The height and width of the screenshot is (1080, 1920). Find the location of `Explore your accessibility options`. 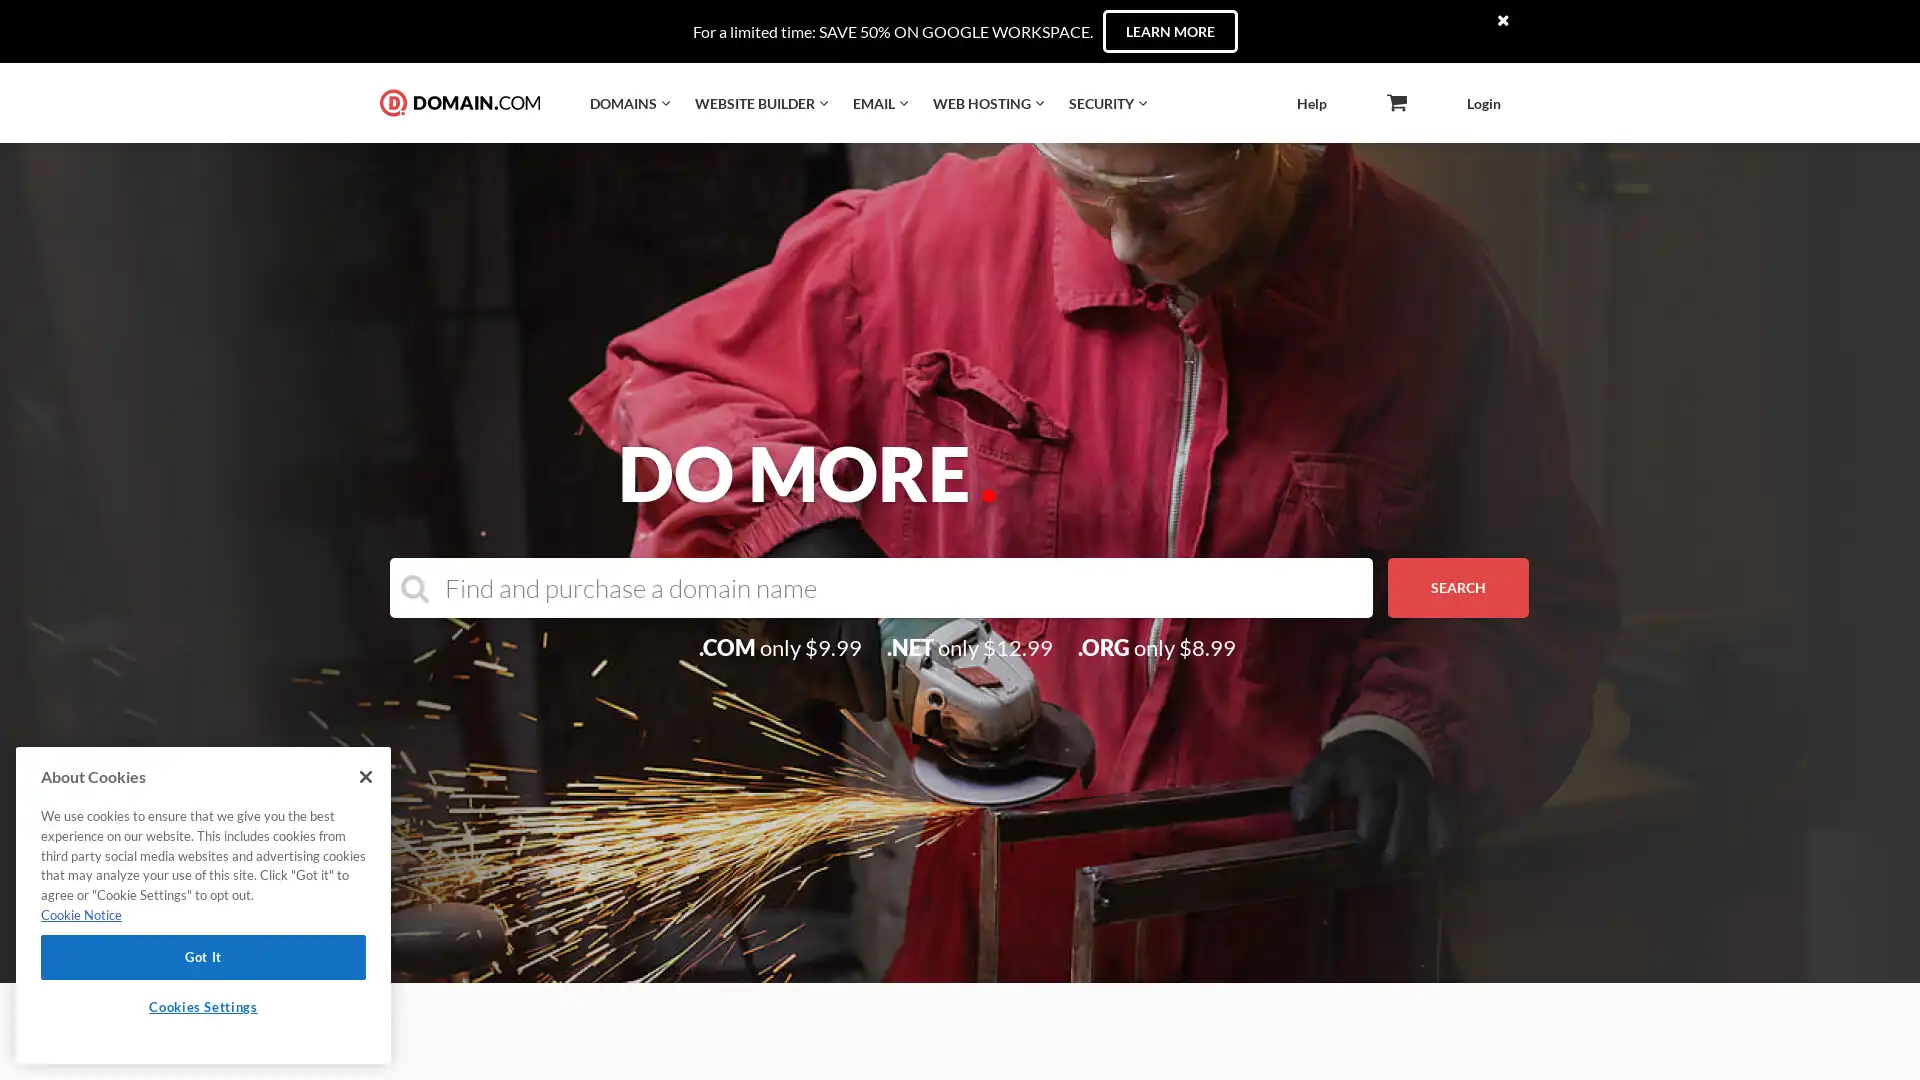

Explore your accessibility options is located at coordinates (1886, 978).